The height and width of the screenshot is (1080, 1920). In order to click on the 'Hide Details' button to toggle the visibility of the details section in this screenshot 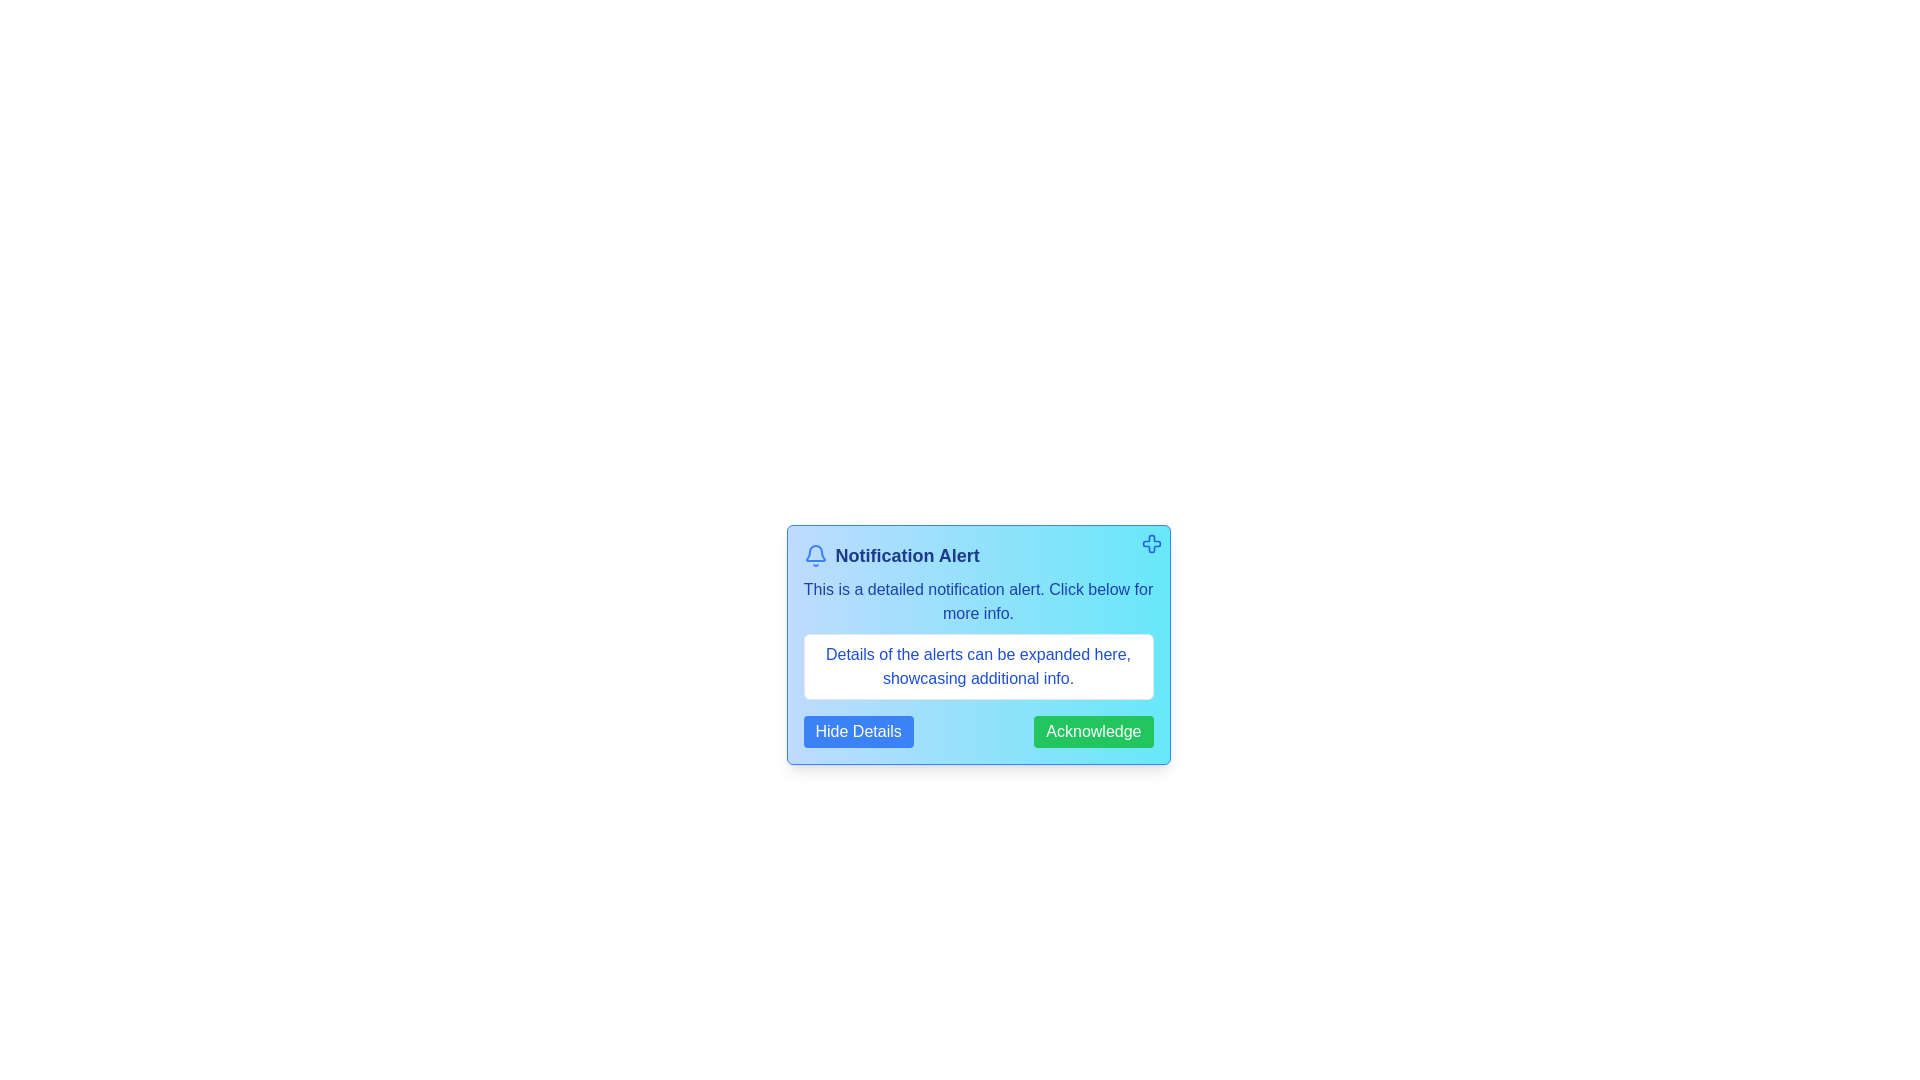, I will do `click(858, 732)`.